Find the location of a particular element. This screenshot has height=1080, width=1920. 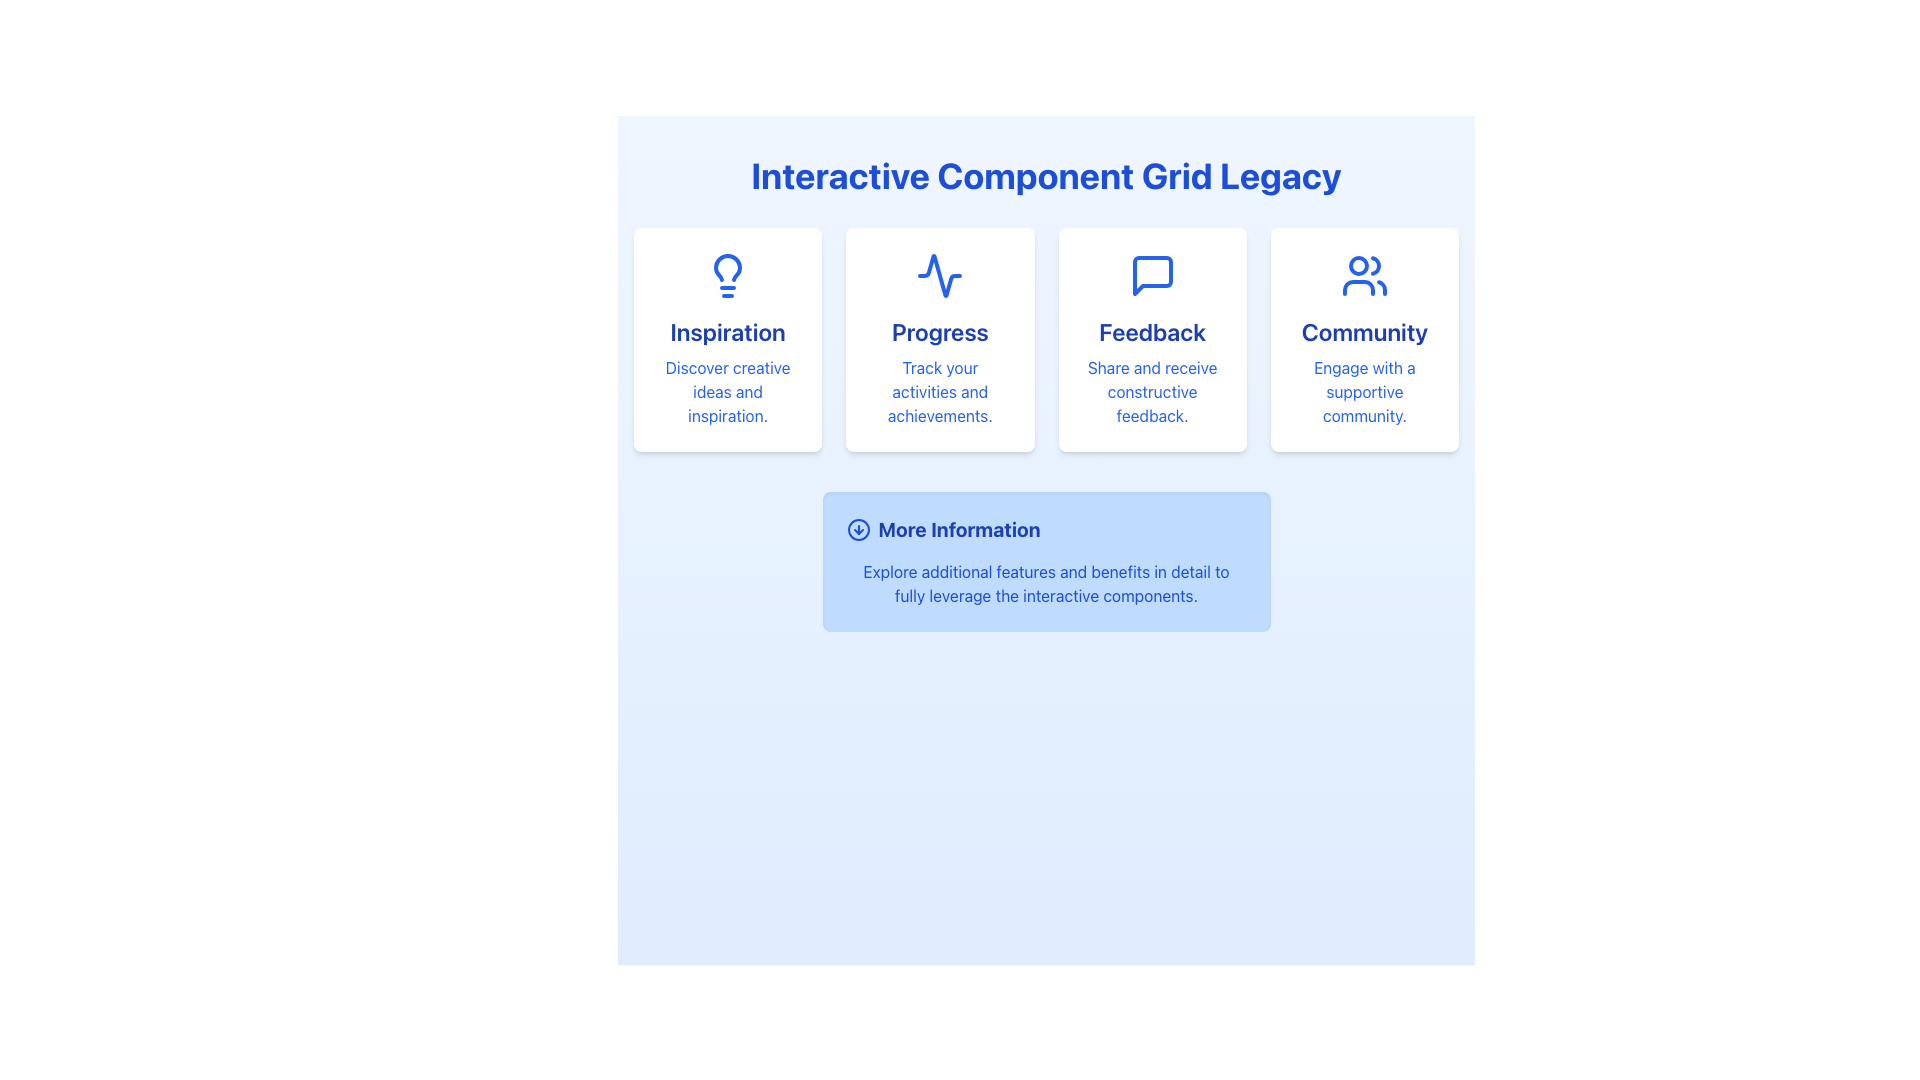

text content of the descriptive information or tagline at the bottom of the card labeled 'Inspiration' is located at coordinates (727, 392).